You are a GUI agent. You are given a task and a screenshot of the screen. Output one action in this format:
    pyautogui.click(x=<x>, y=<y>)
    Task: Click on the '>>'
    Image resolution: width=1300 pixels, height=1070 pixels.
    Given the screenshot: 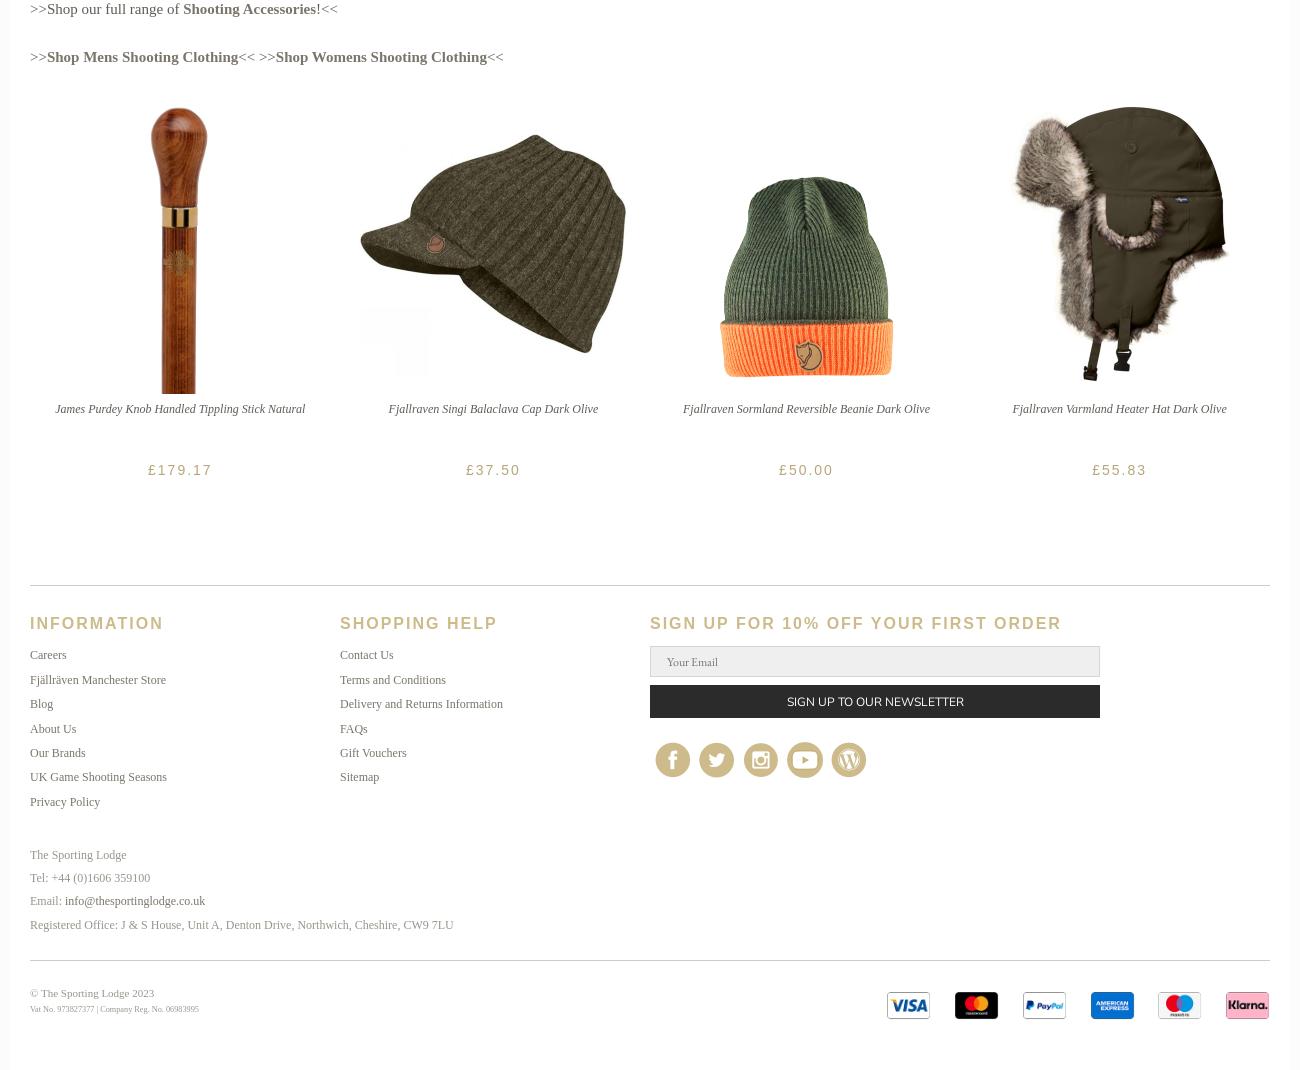 What is the action you would take?
    pyautogui.click(x=36, y=56)
    